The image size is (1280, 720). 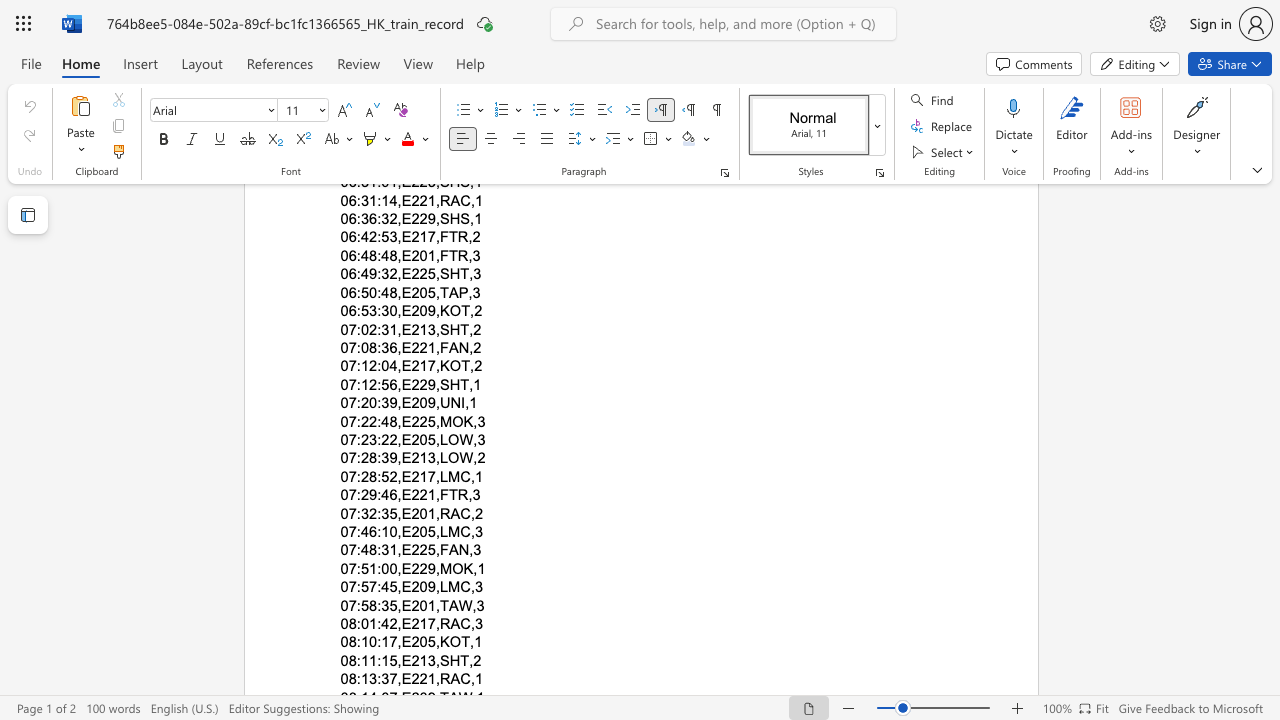 I want to click on the space between the continuous character "2" and "," in the text, so click(x=396, y=623).